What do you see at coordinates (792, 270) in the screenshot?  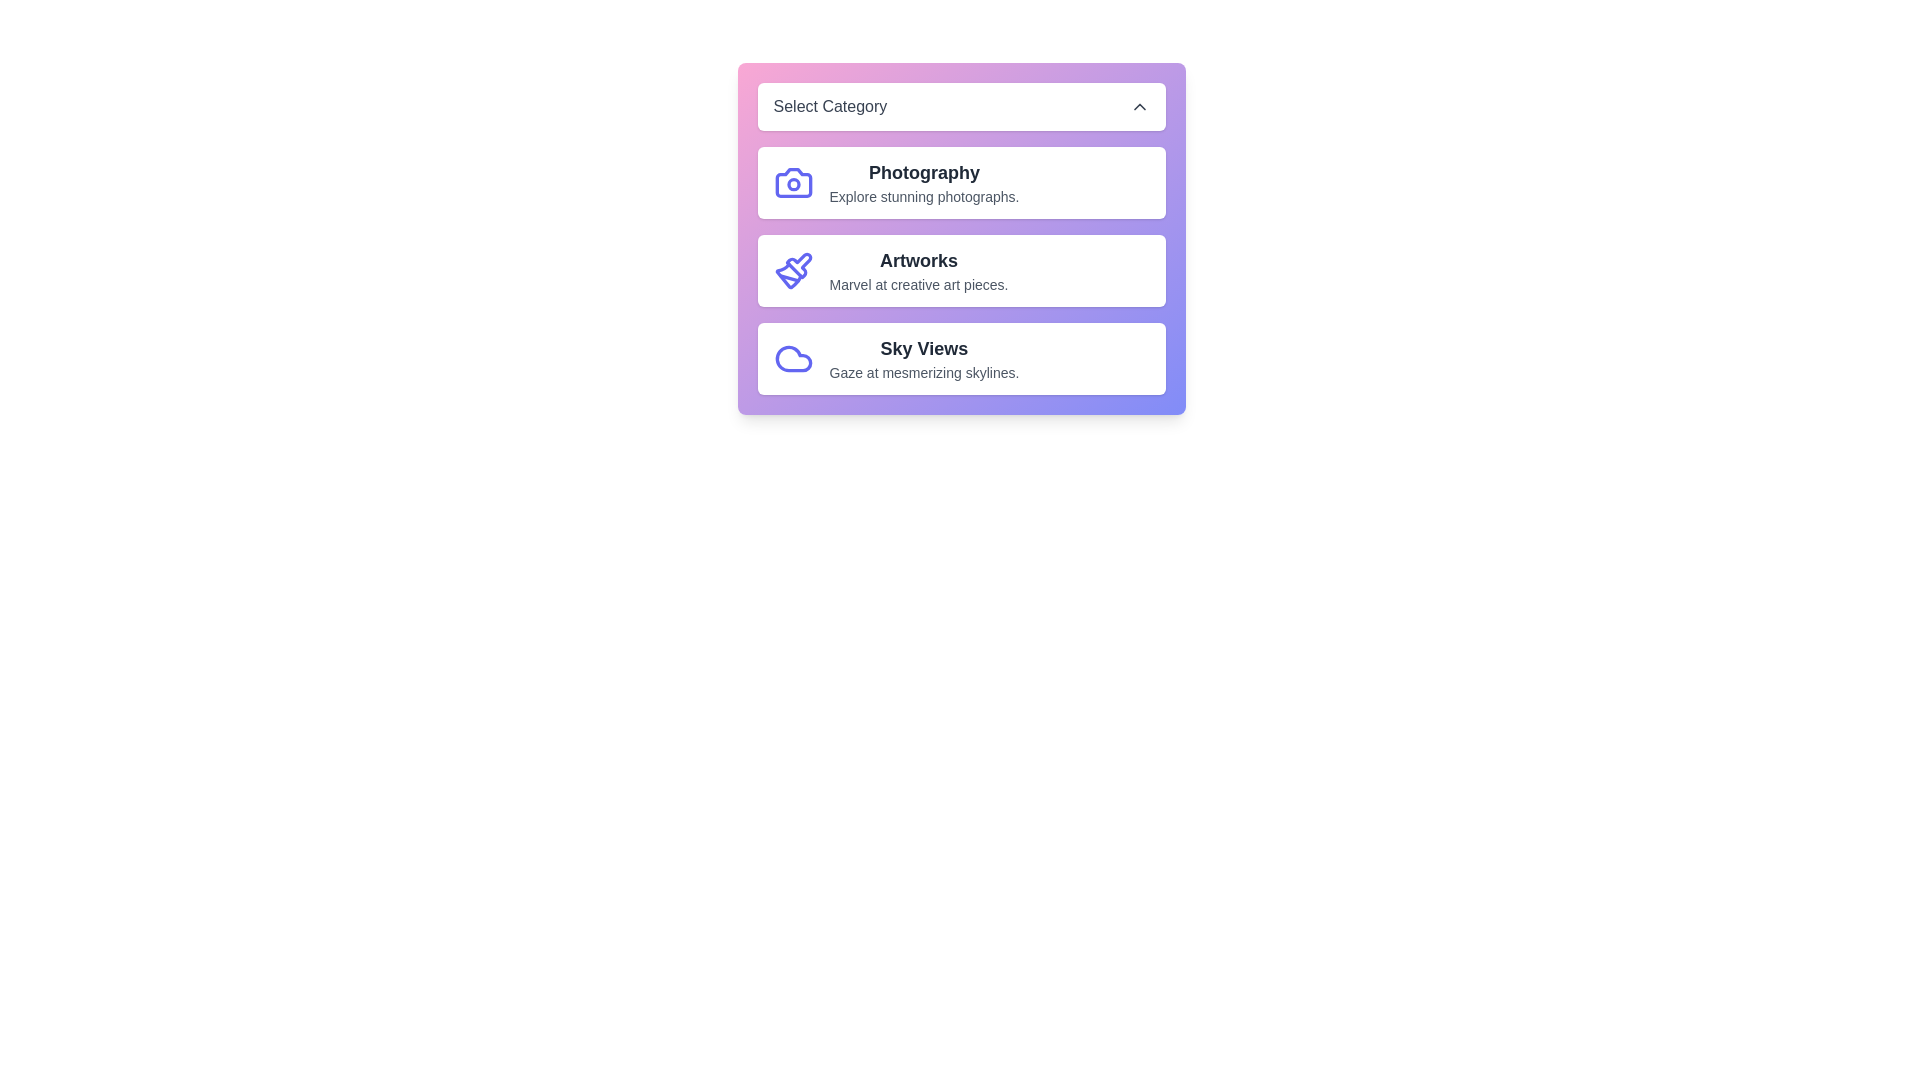 I see `the icon for the category Artworks` at bounding box center [792, 270].